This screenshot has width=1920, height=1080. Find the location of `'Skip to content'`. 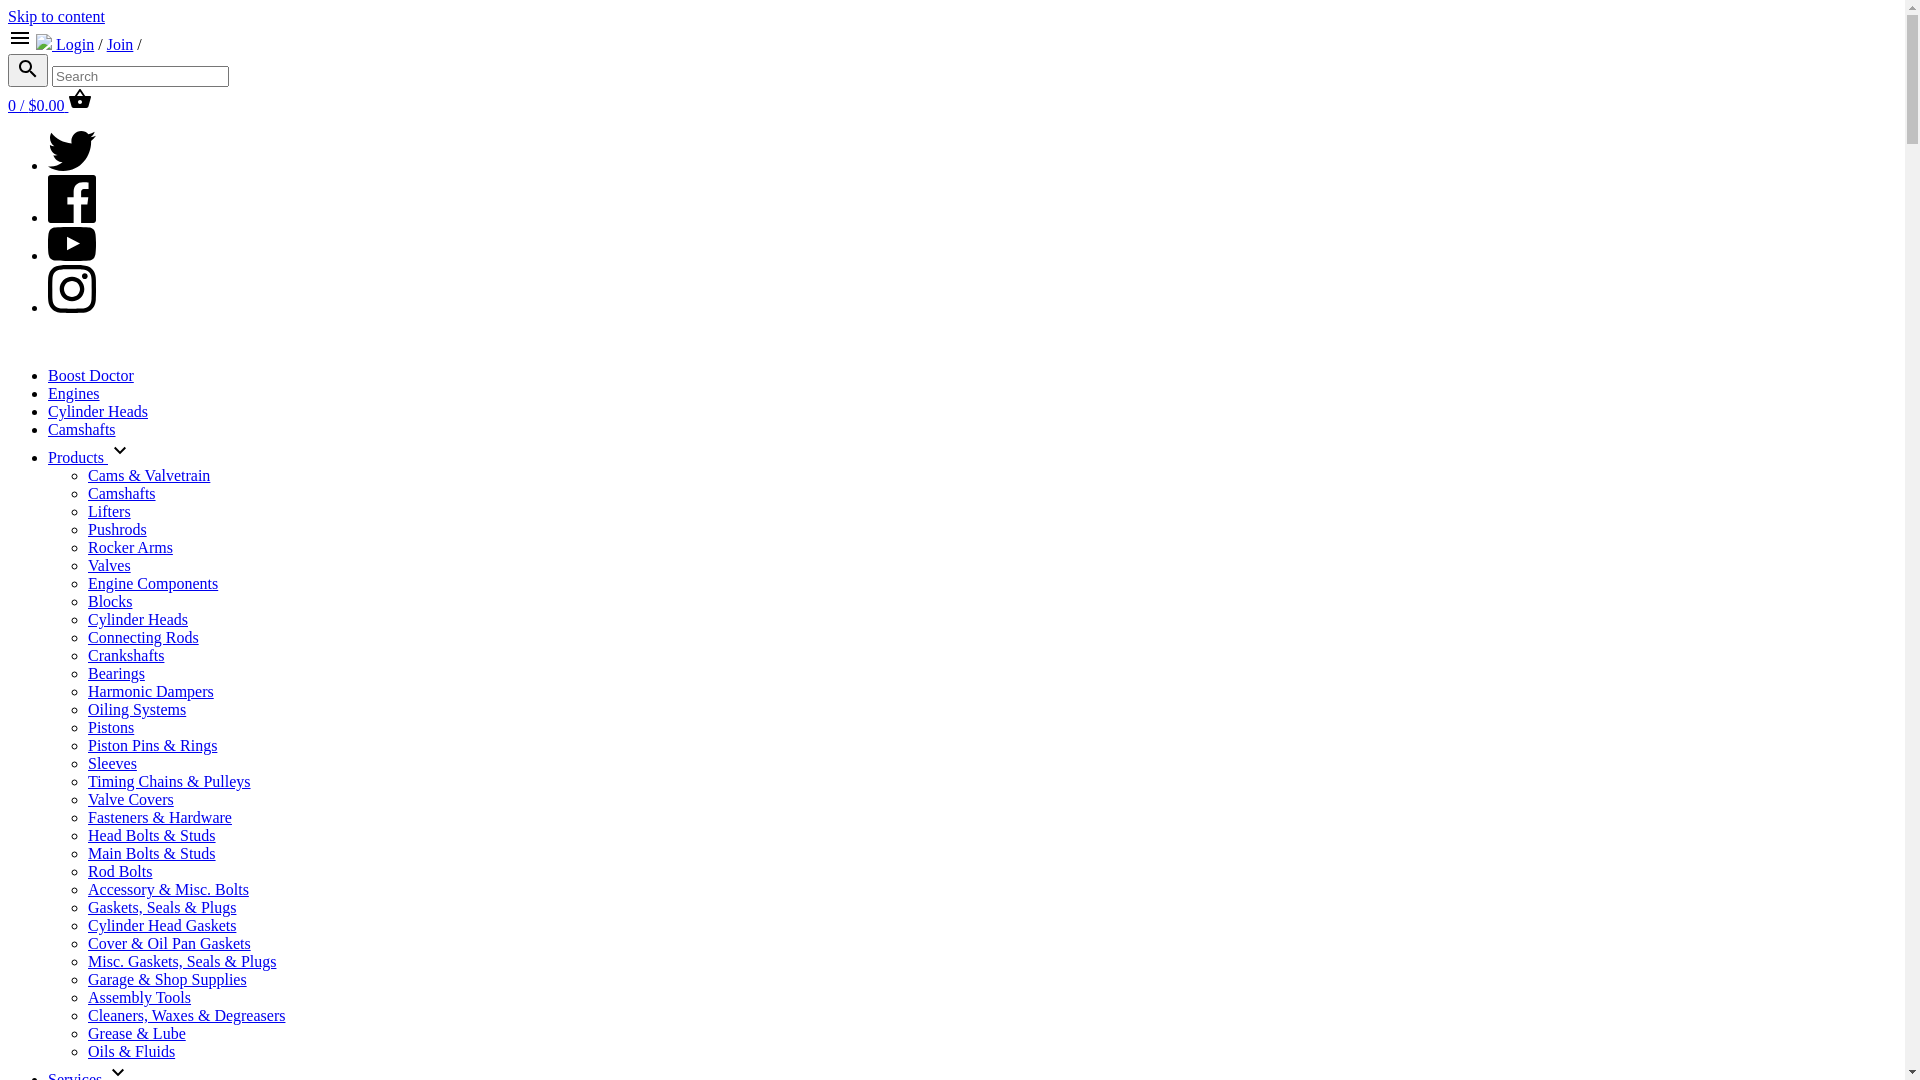

'Skip to content' is located at coordinates (56, 16).